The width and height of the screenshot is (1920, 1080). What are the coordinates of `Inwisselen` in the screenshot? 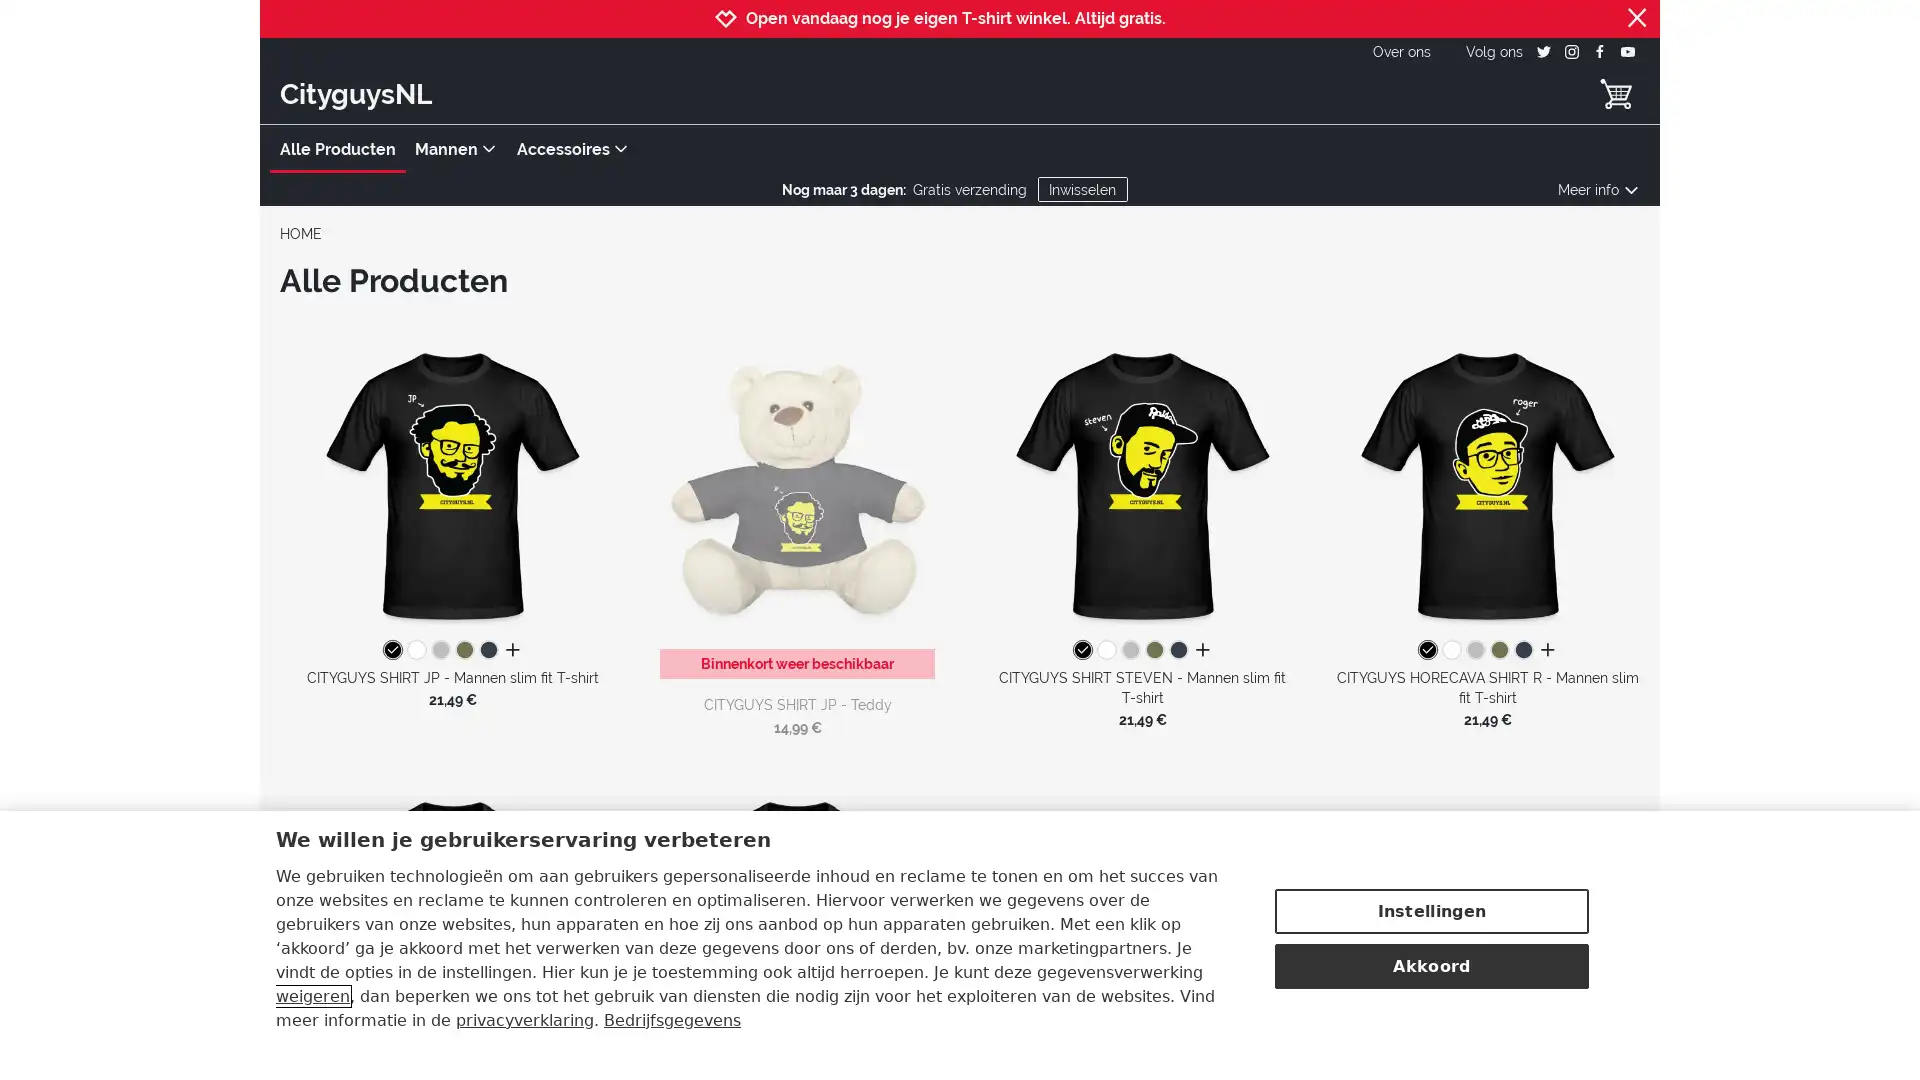 It's located at (1080, 189).